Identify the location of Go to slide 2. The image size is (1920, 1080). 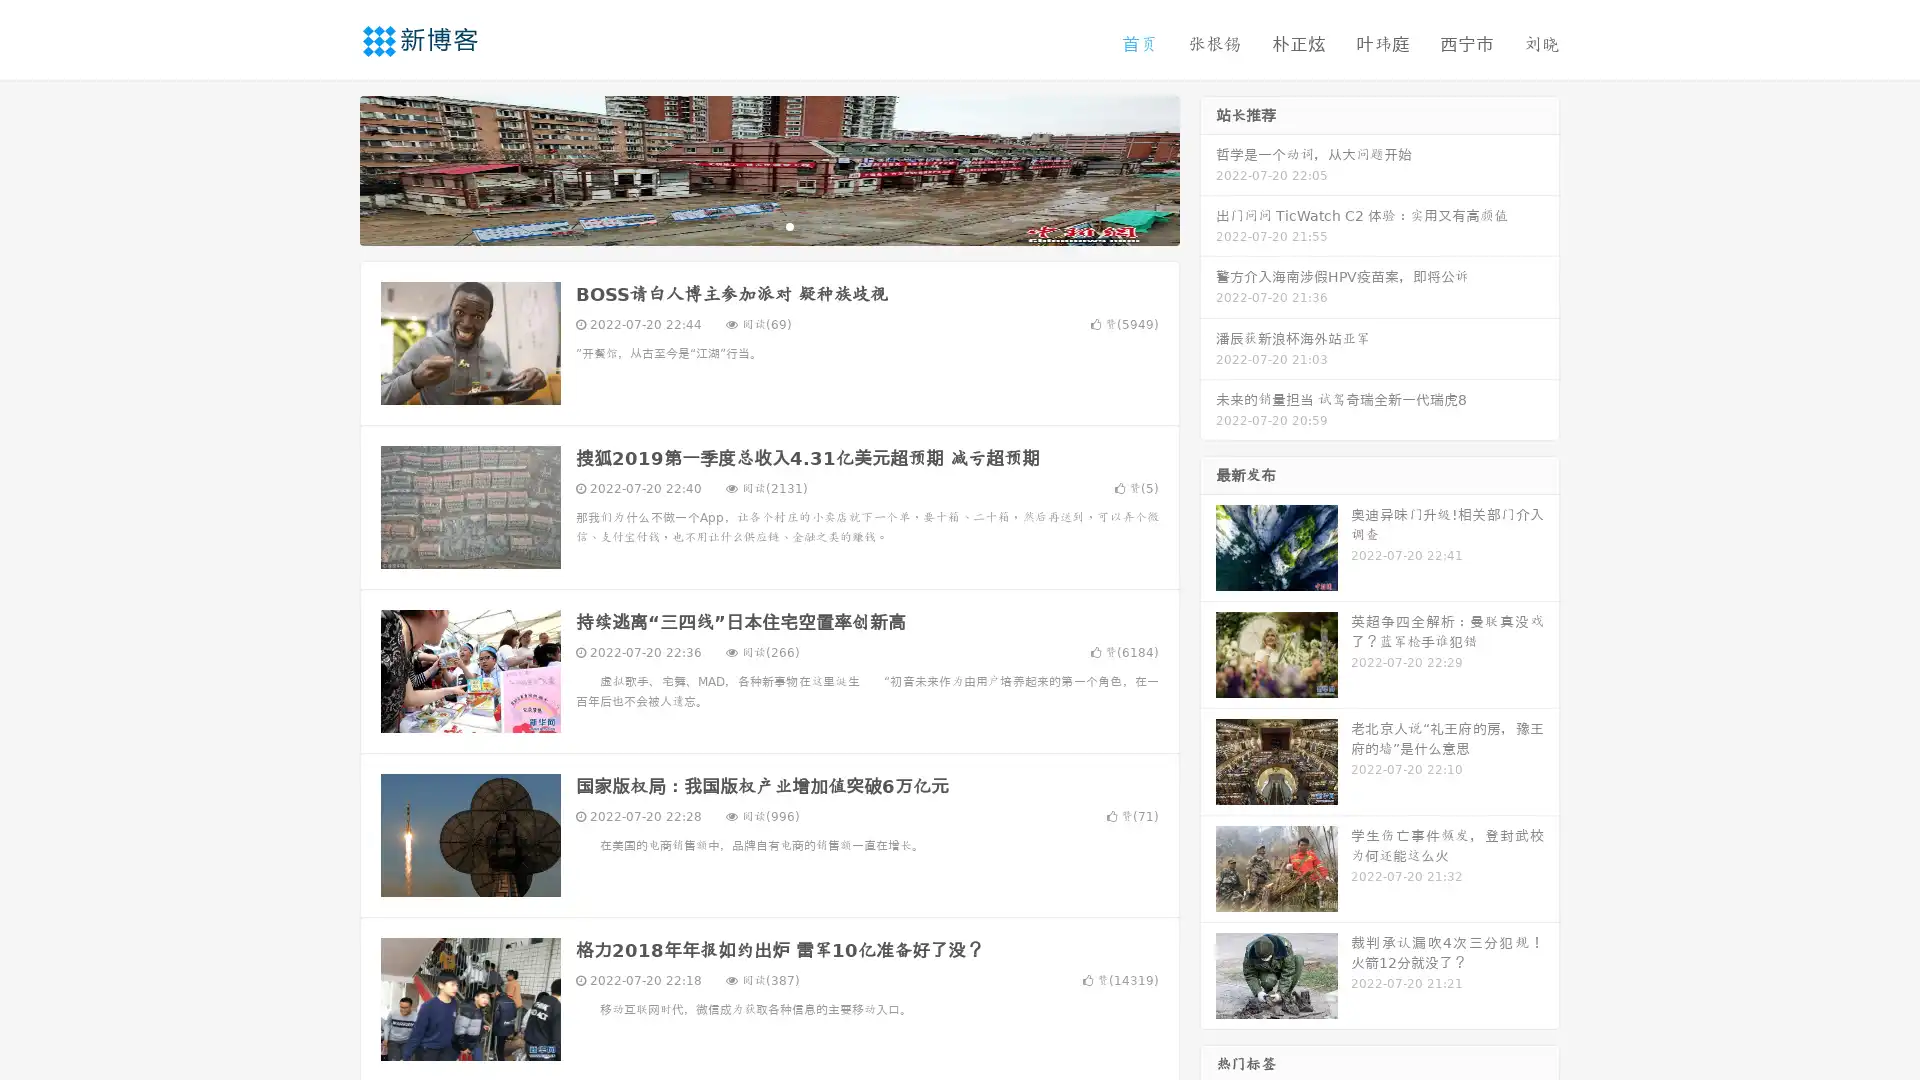
(768, 225).